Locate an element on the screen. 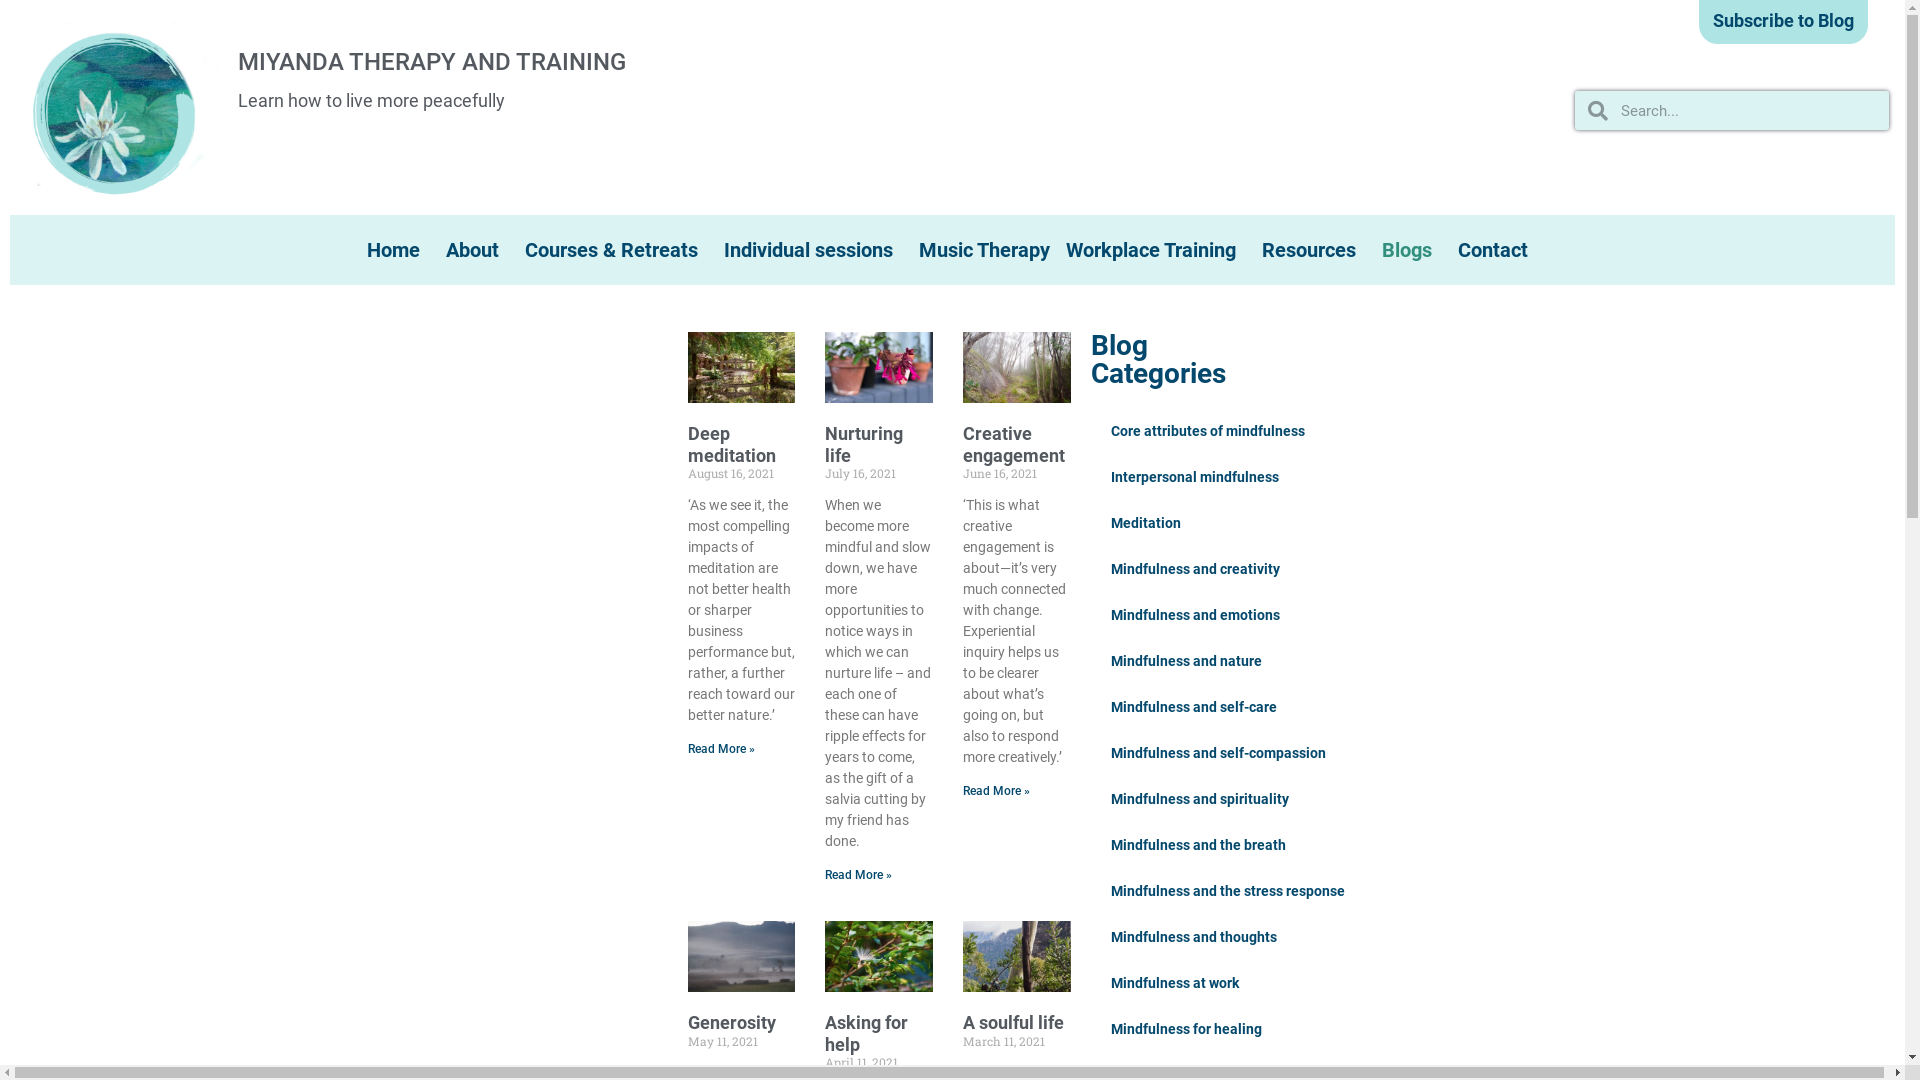 This screenshot has width=1920, height=1080. 'Music Therapy' is located at coordinates (984, 249).